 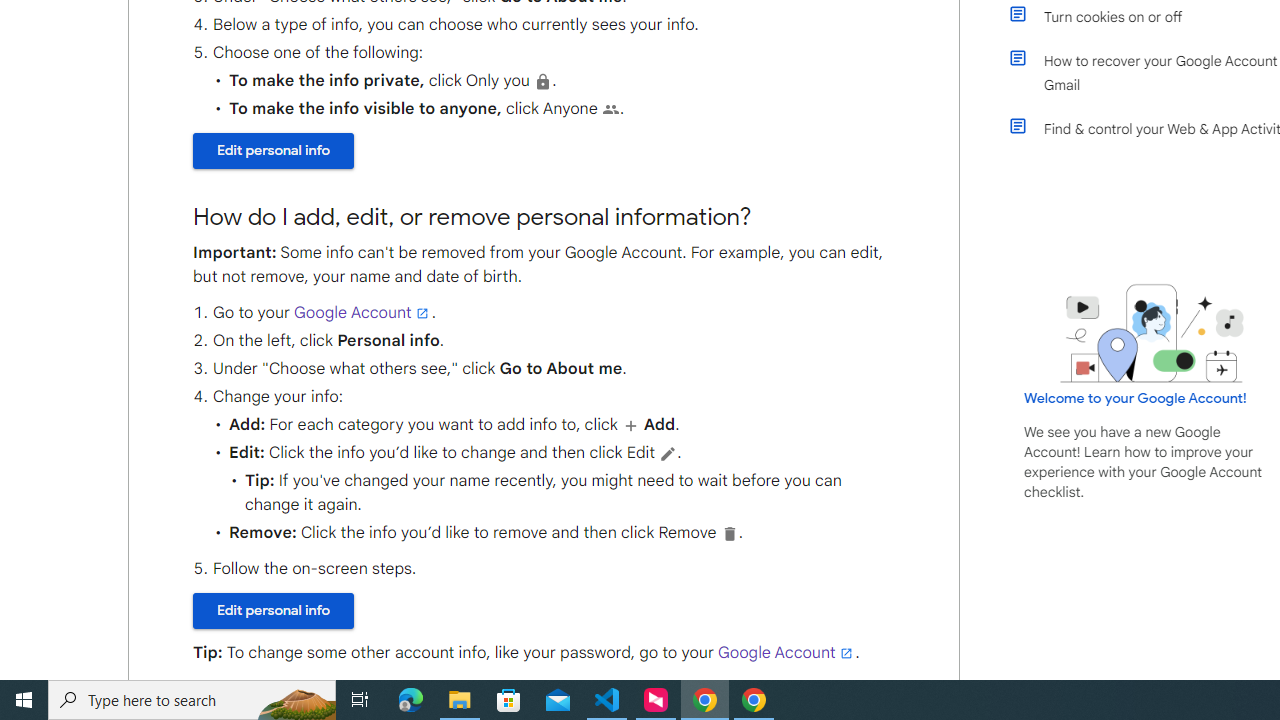 What do you see at coordinates (609, 109) in the screenshot?
I see `'People'` at bounding box center [609, 109].